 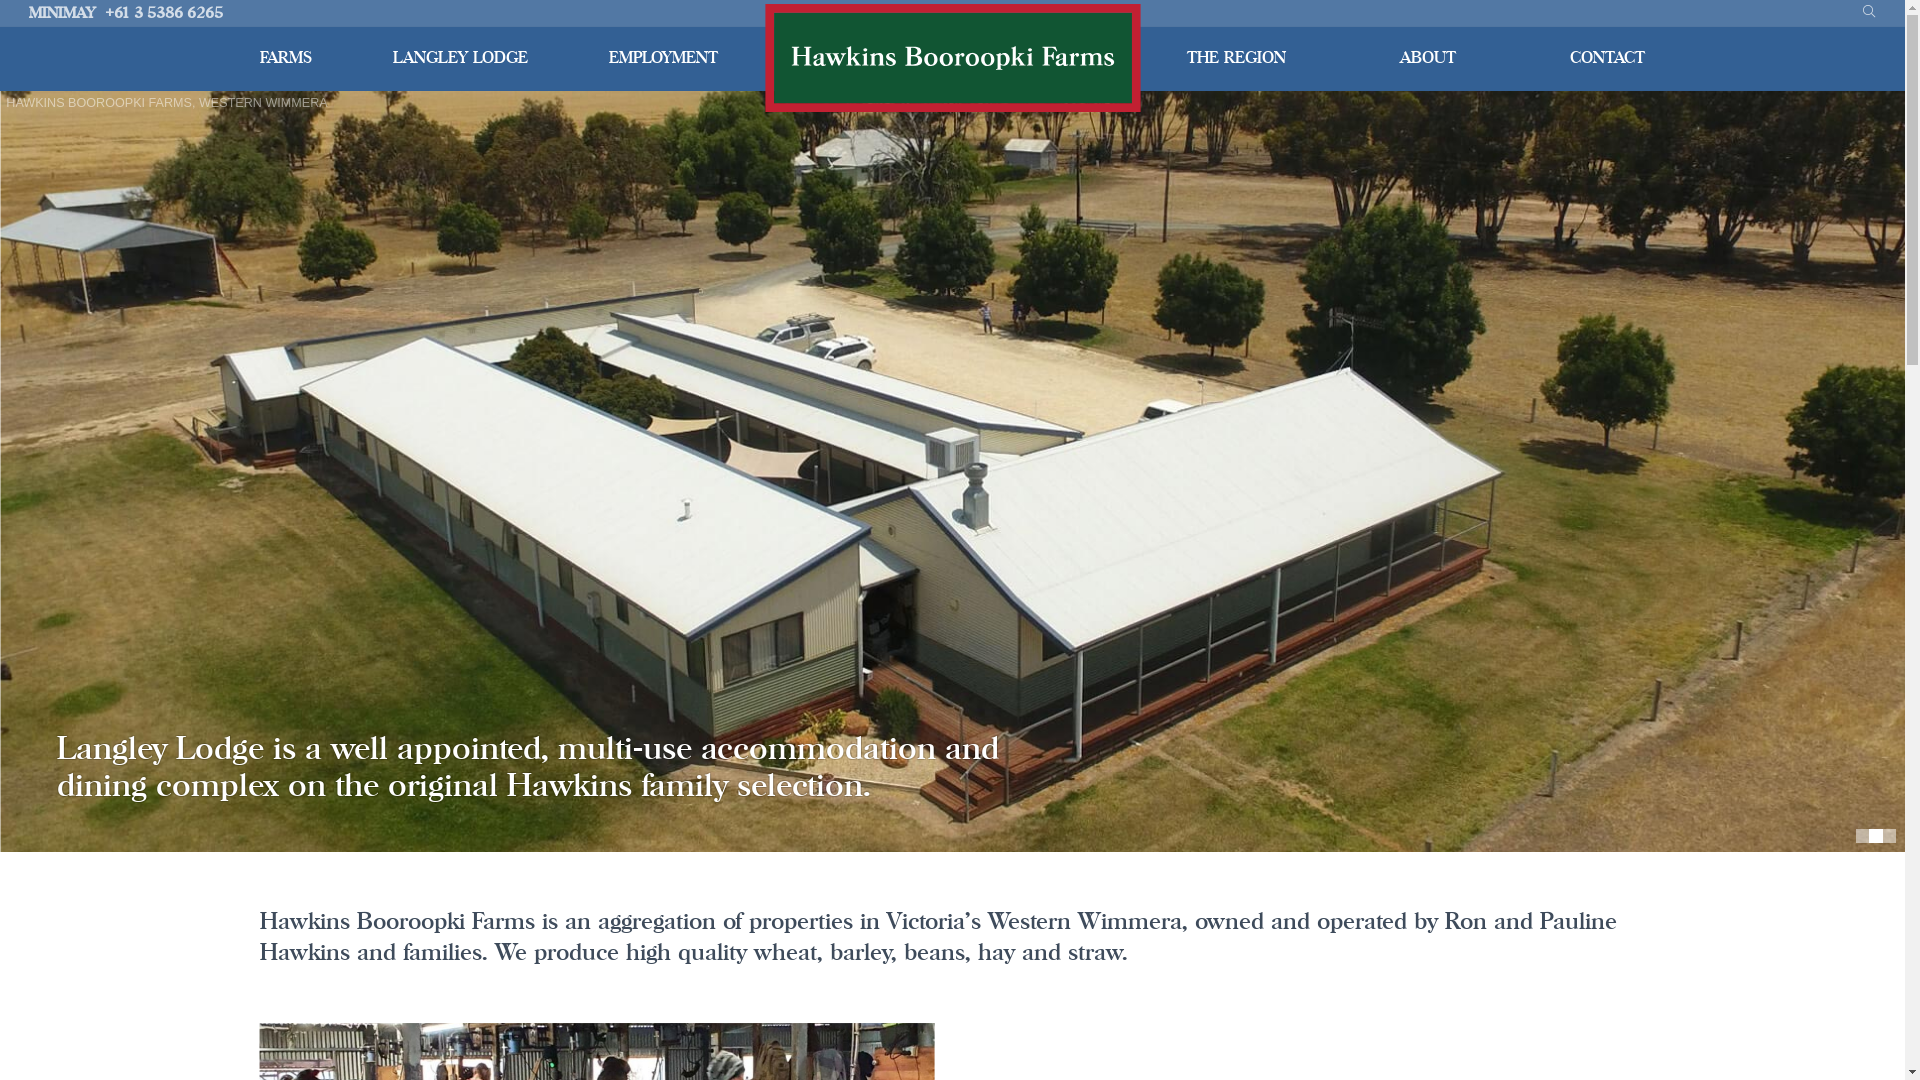 I want to click on 'FARMS', so click(x=285, y=56).